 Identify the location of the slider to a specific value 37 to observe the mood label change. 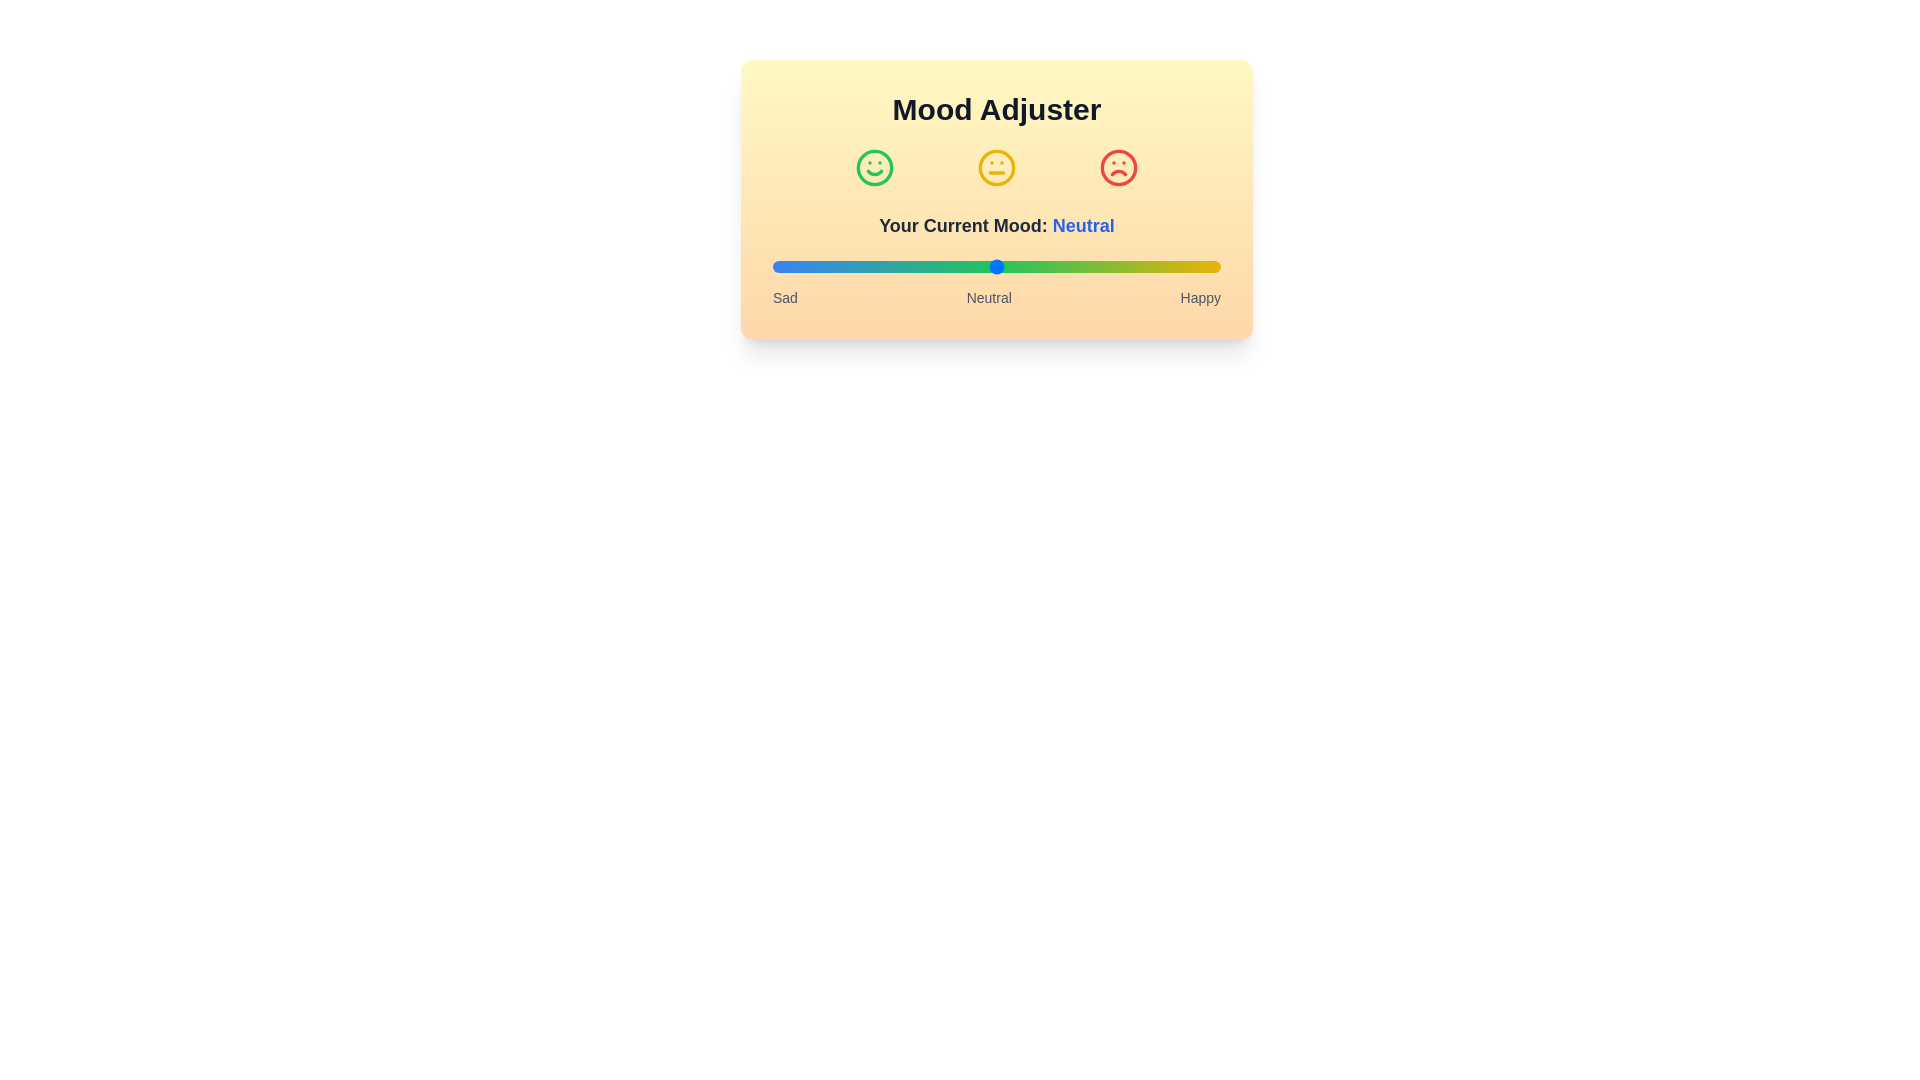
(937, 265).